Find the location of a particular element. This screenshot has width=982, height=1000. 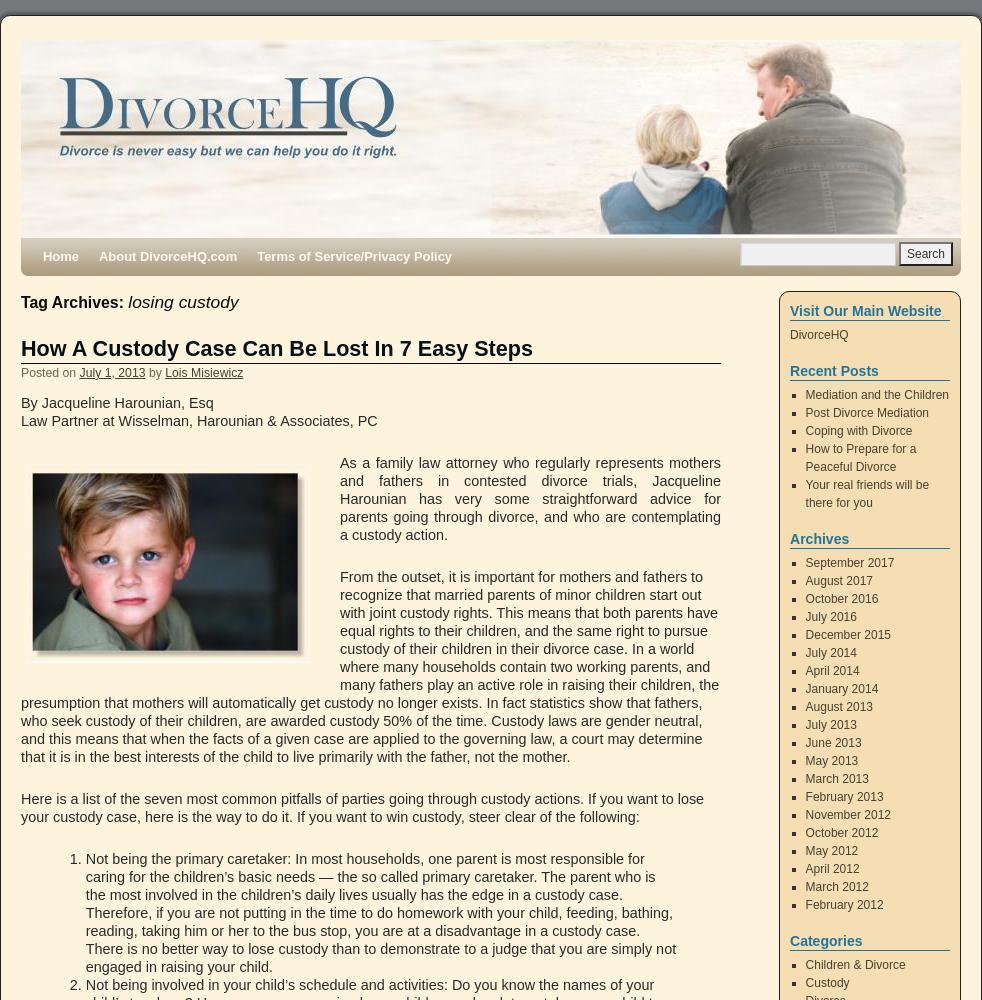

'August 2017' is located at coordinates (838, 580).